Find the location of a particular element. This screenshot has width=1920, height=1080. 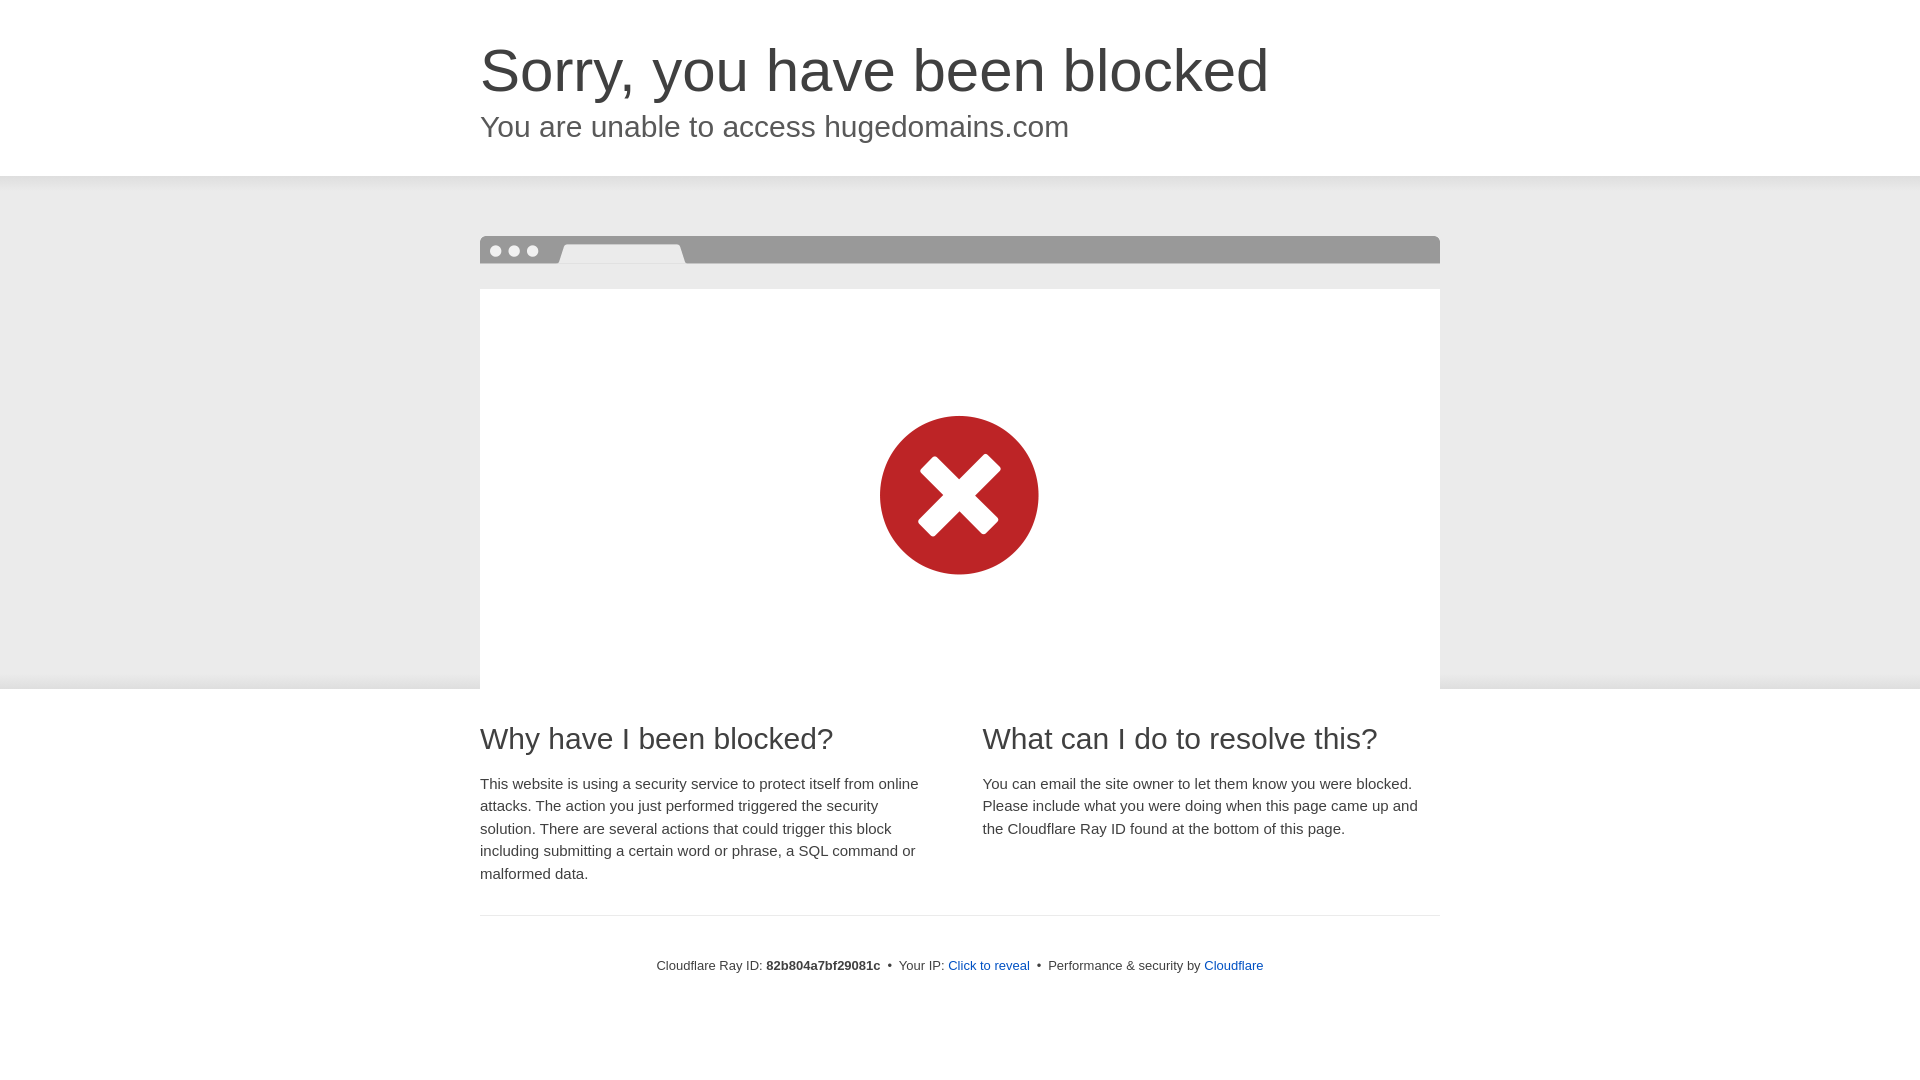

'Click to reveal' is located at coordinates (988, 964).